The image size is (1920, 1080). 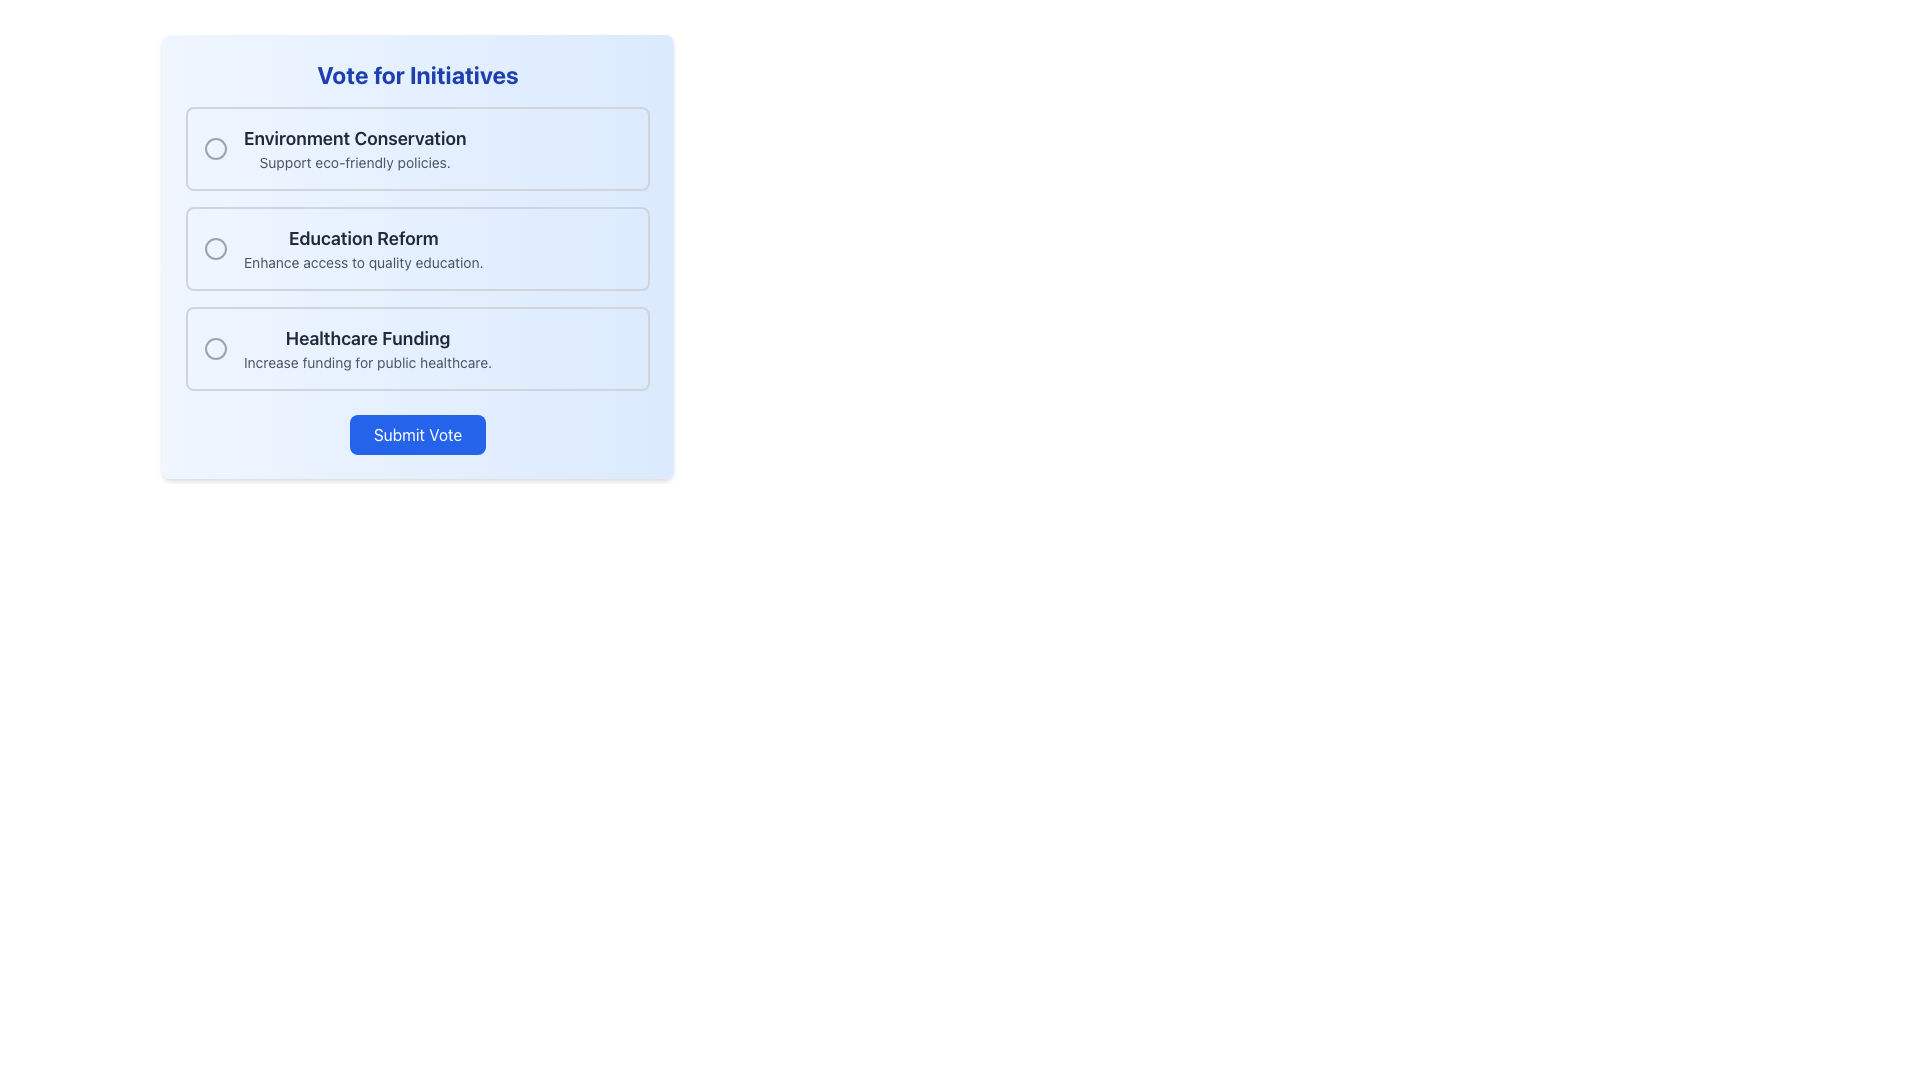 I want to click on the 'Environment Conservation' option in the selectable panel, which features bold text in dark gray and is the first item in a vertical list of three sections, so click(x=355, y=148).